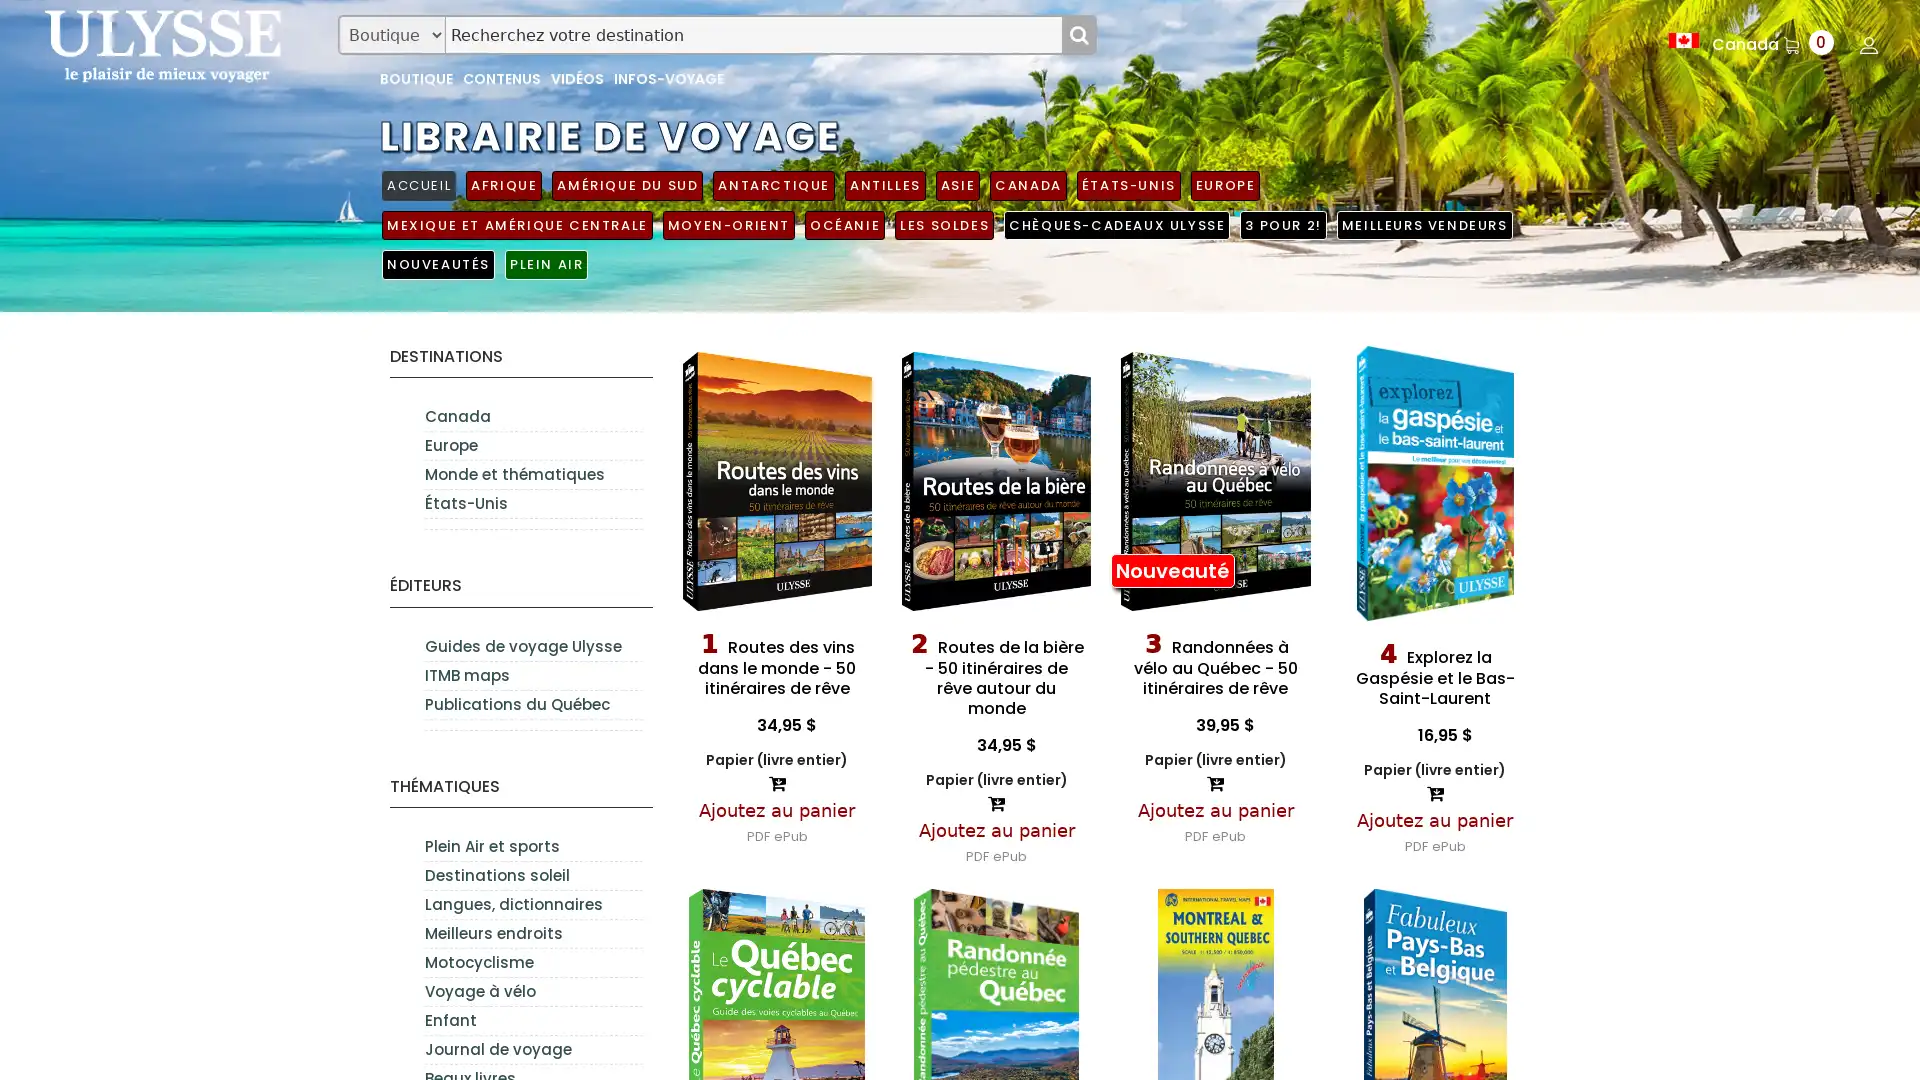 Image resolution: width=1920 pixels, height=1080 pixels. What do you see at coordinates (1213, 808) in the screenshot?
I see `Ajoutez au panier` at bounding box center [1213, 808].